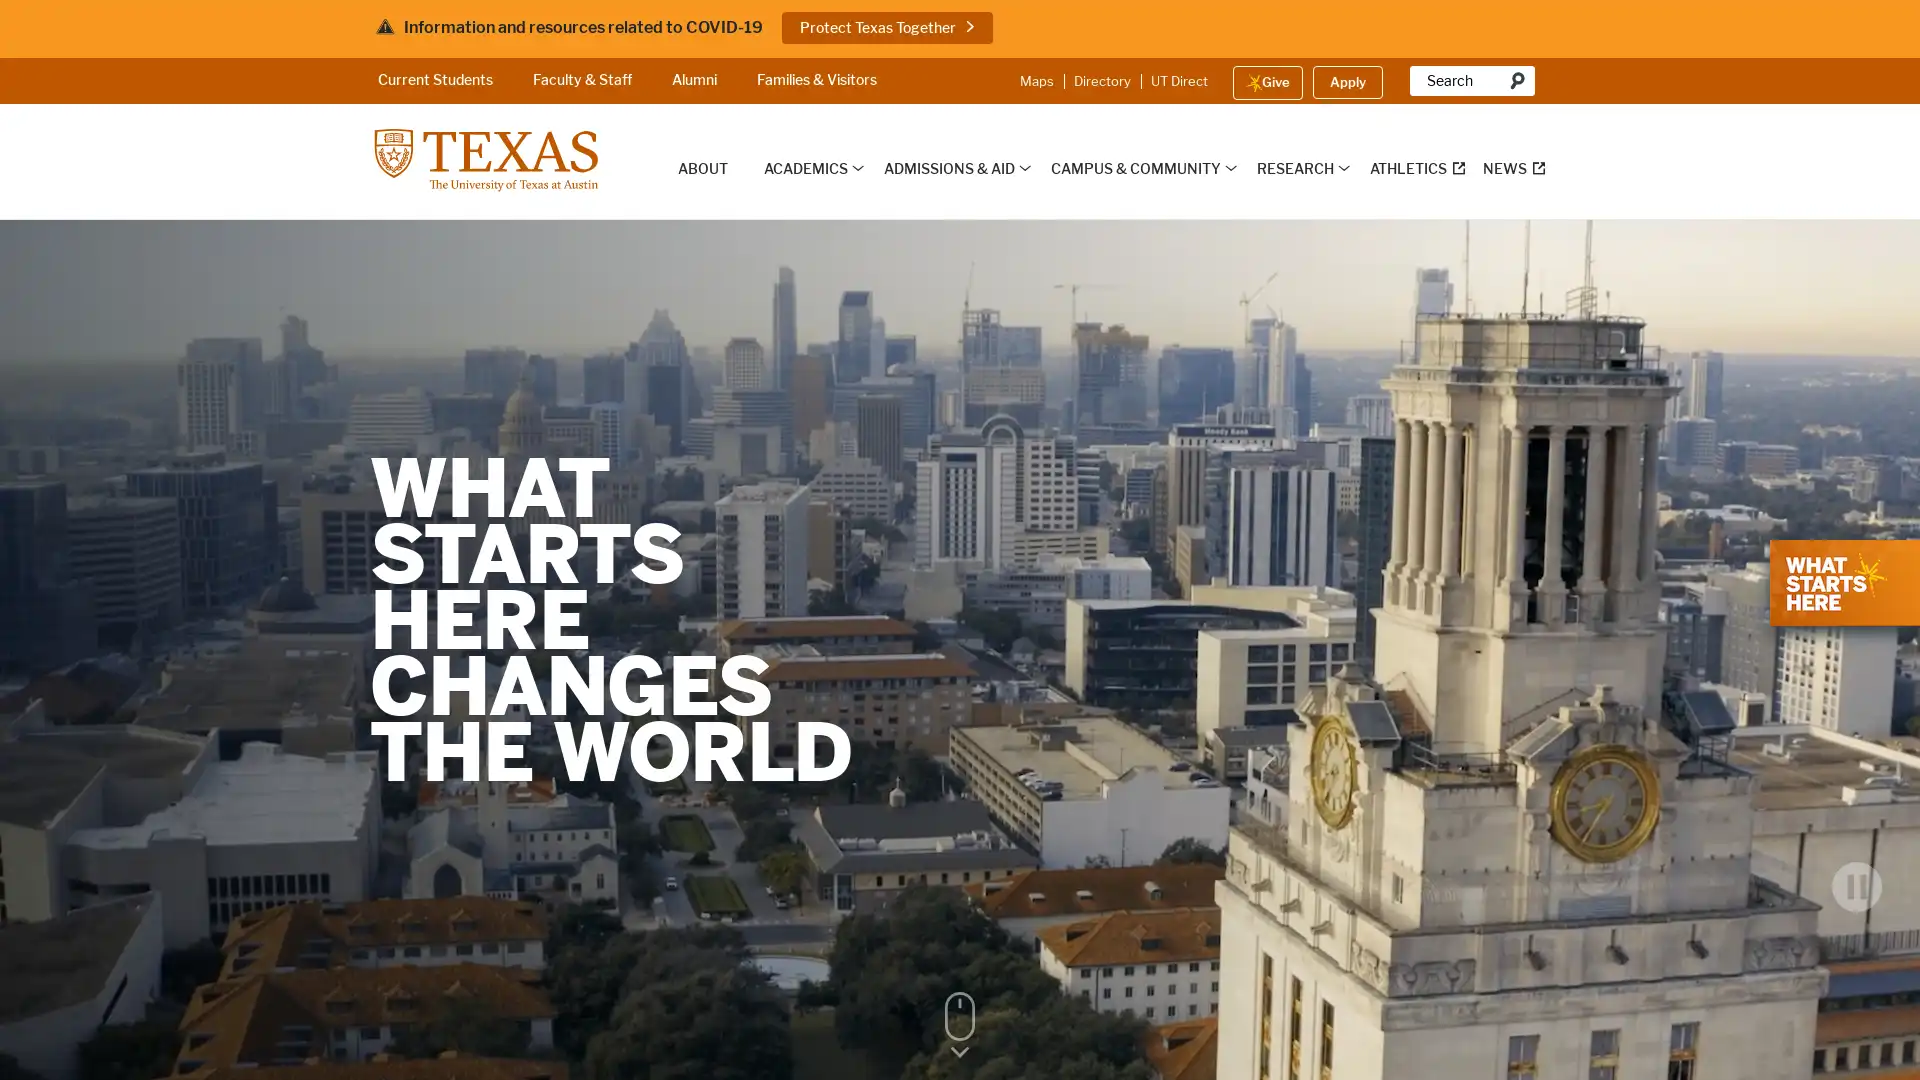 Image resolution: width=1920 pixels, height=1080 pixels. I want to click on Pause button Pause button, so click(1856, 914).